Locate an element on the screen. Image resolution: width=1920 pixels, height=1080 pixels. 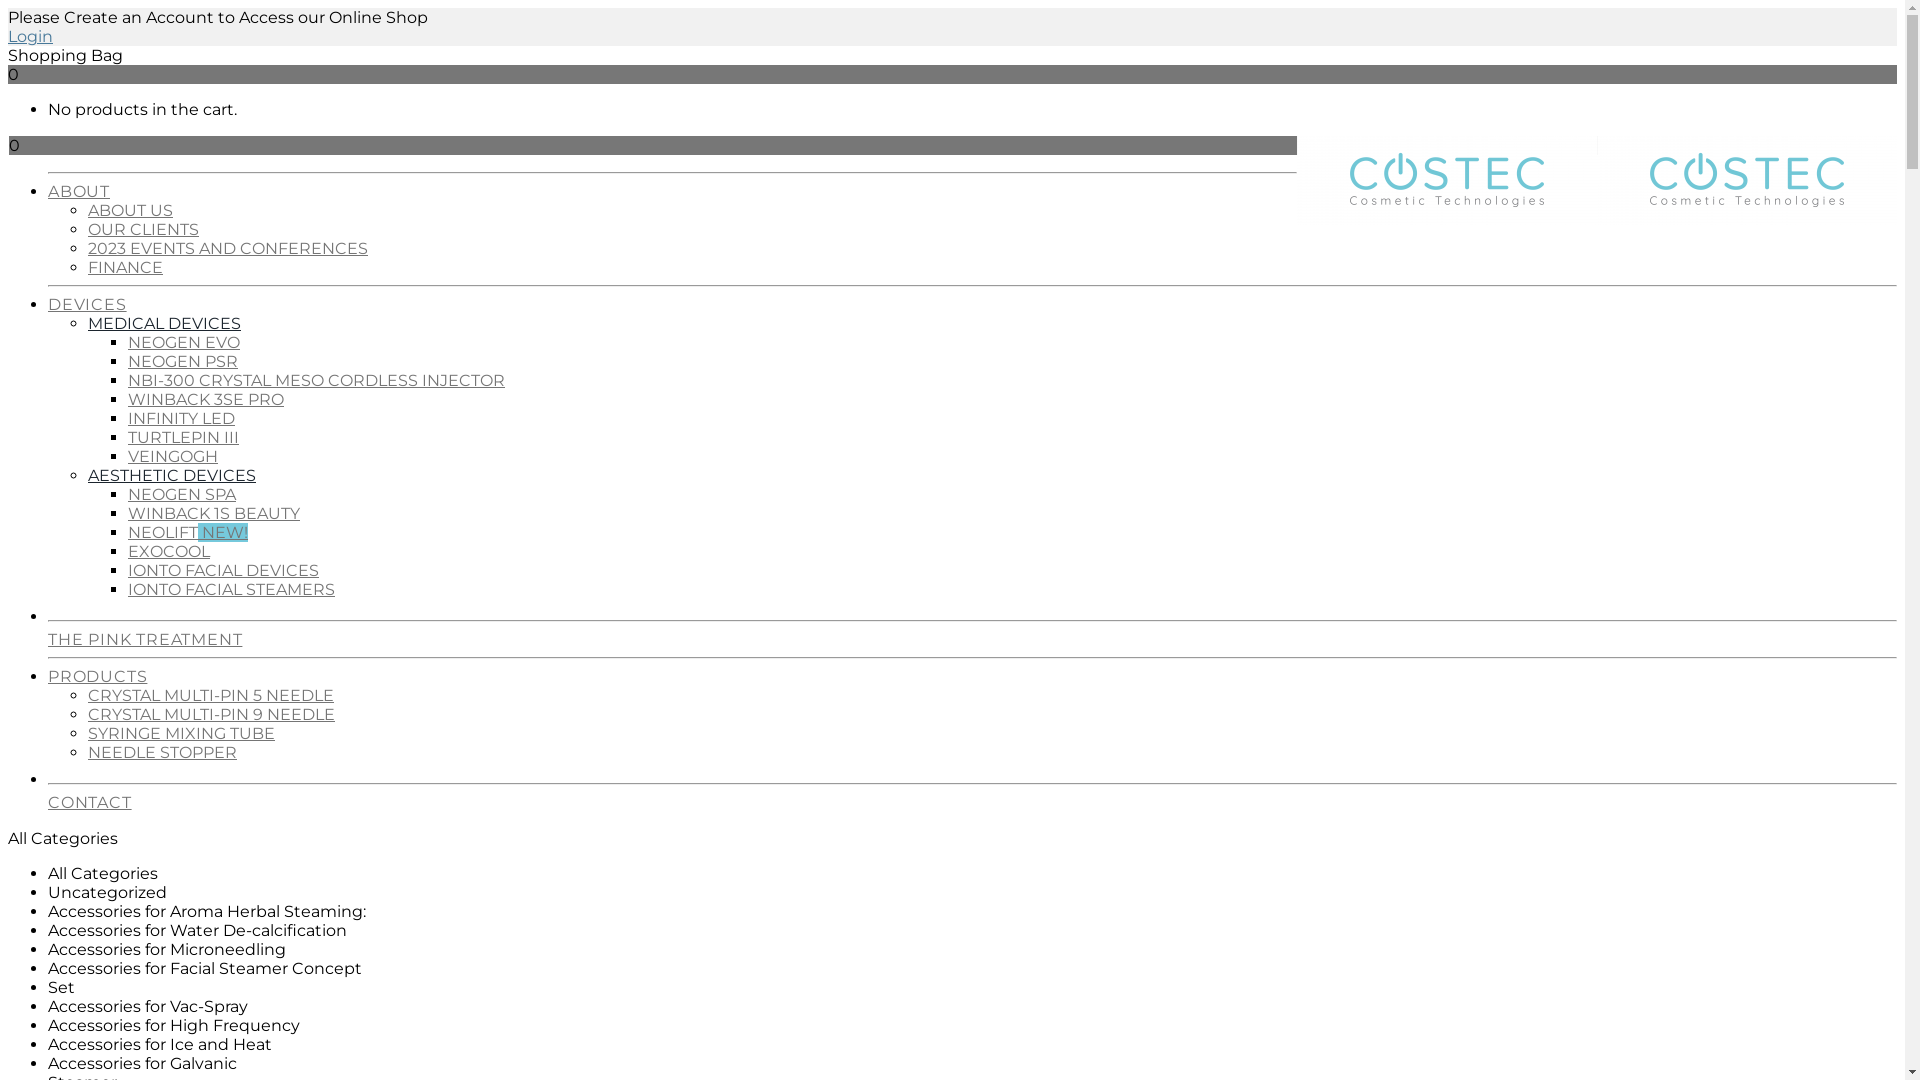
'NBI-300 CRYSTAL MESO CORDLESS INJECTOR' is located at coordinates (315, 380).